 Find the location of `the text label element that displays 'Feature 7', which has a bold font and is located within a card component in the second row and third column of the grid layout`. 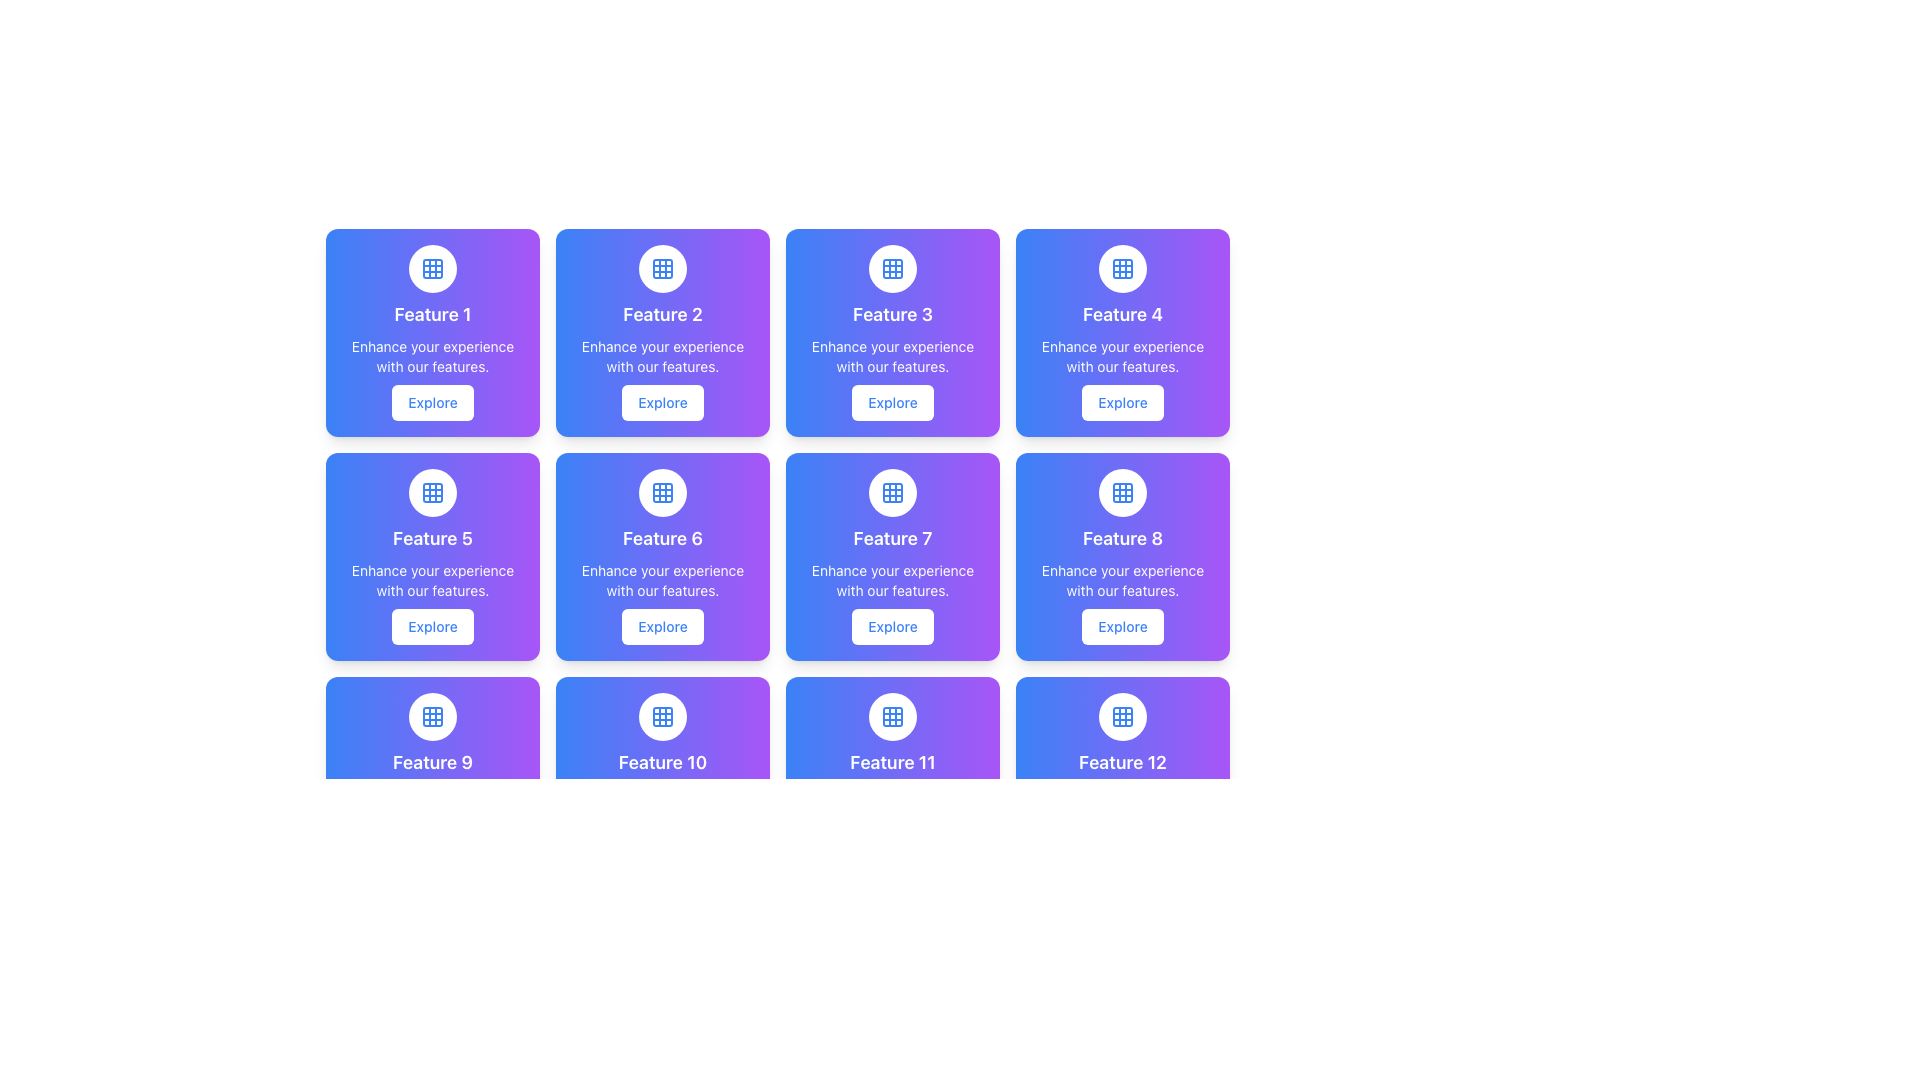

the text label element that displays 'Feature 7', which has a bold font and is located within a card component in the second row and third column of the grid layout is located at coordinates (891, 538).